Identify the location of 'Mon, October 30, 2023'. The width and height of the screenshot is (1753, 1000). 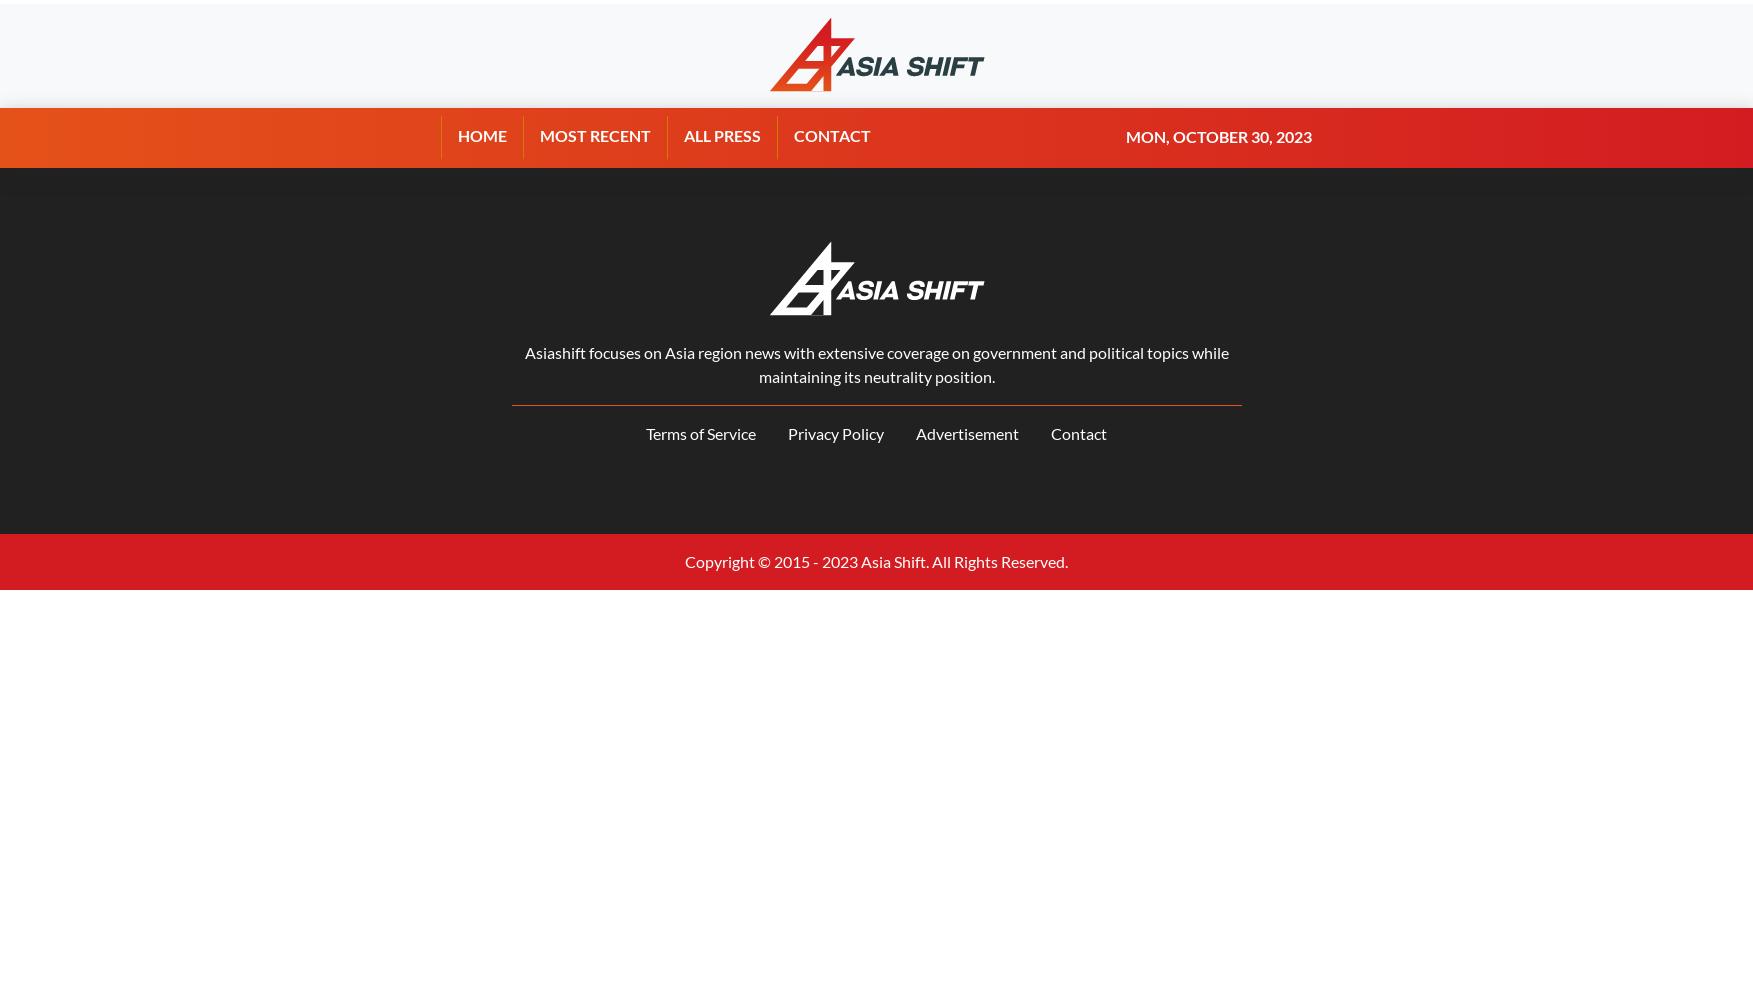
(1218, 136).